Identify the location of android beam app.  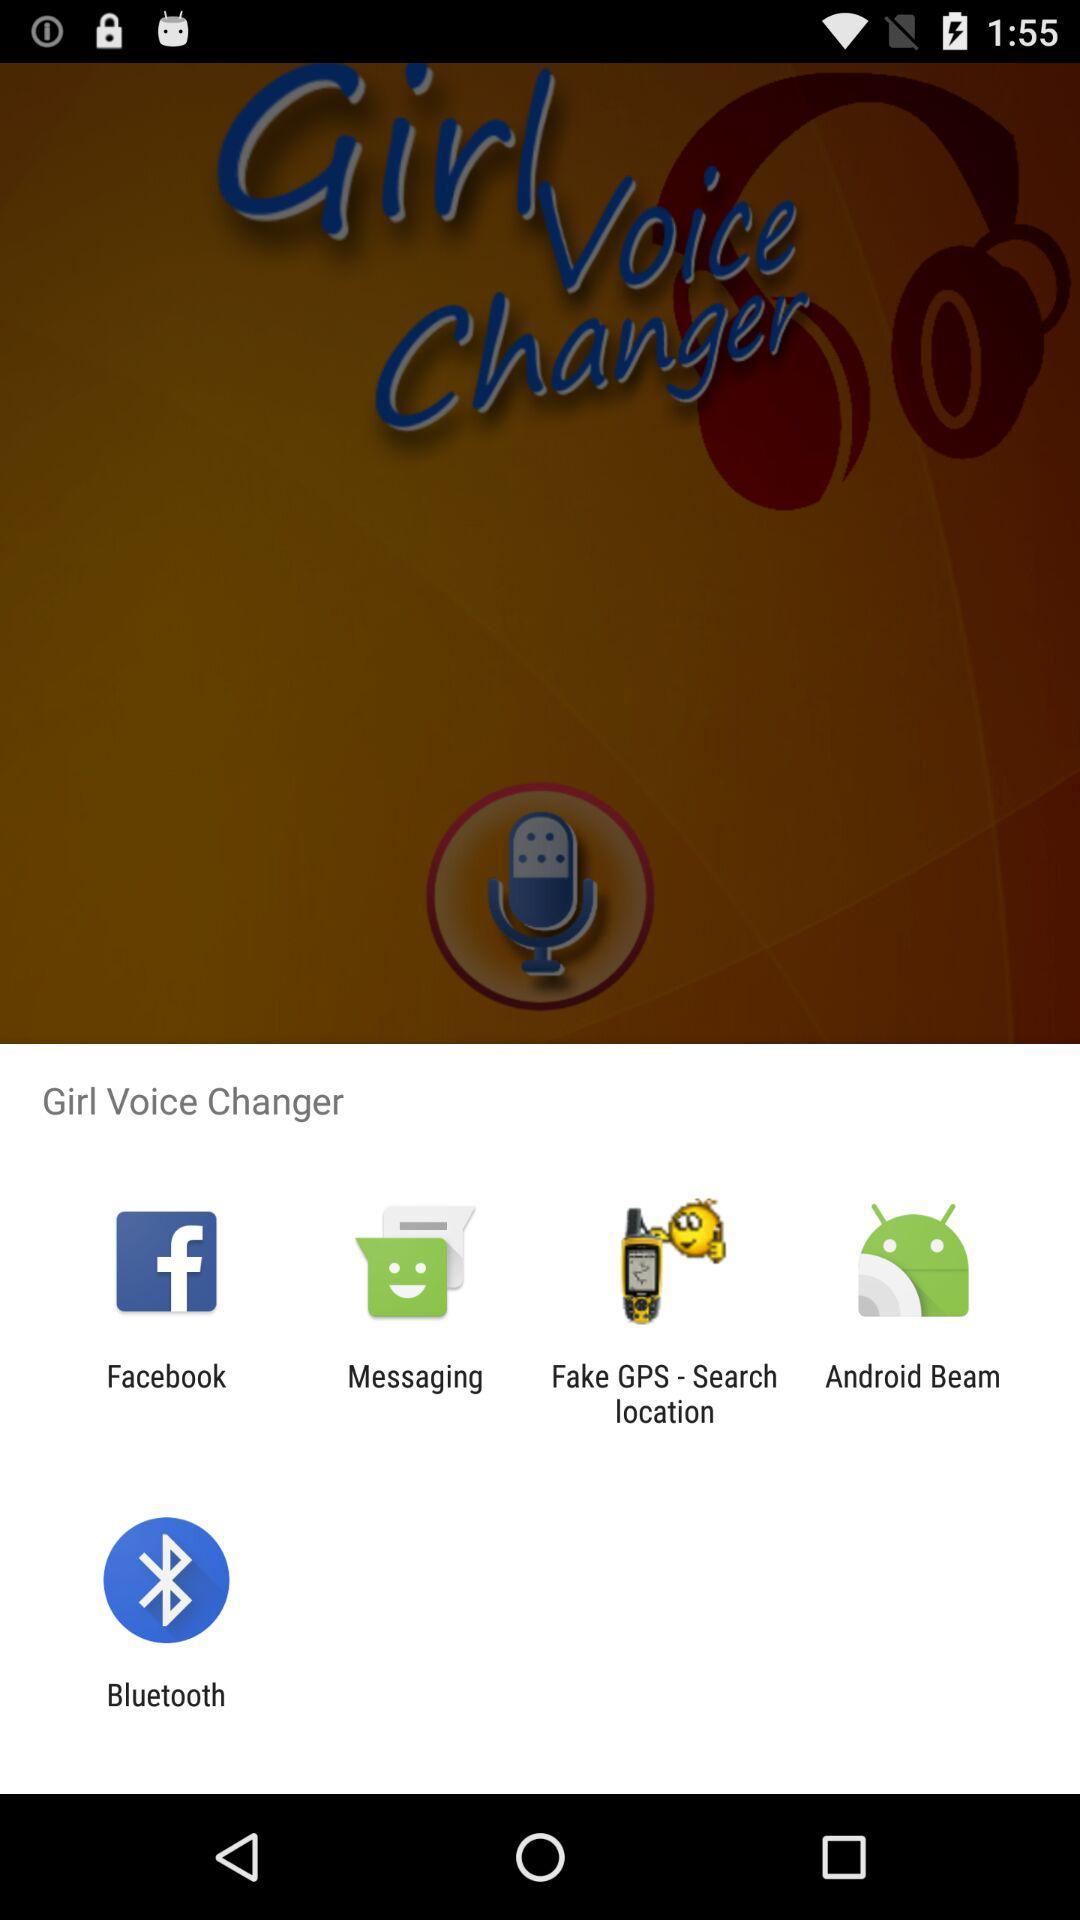
(913, 1392).